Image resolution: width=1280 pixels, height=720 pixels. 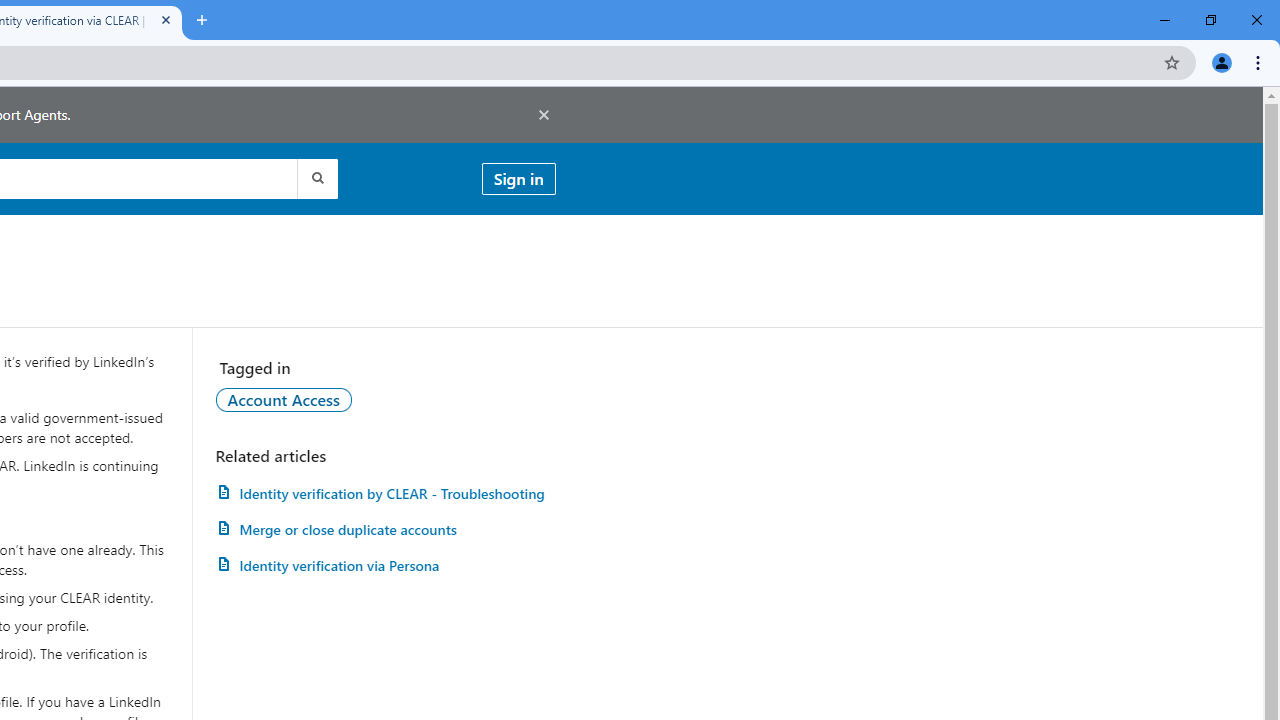 What do you see at coordinates (315, 177) in the screenshot?
I see `'Submit search'` at bounding box center [315, 177].